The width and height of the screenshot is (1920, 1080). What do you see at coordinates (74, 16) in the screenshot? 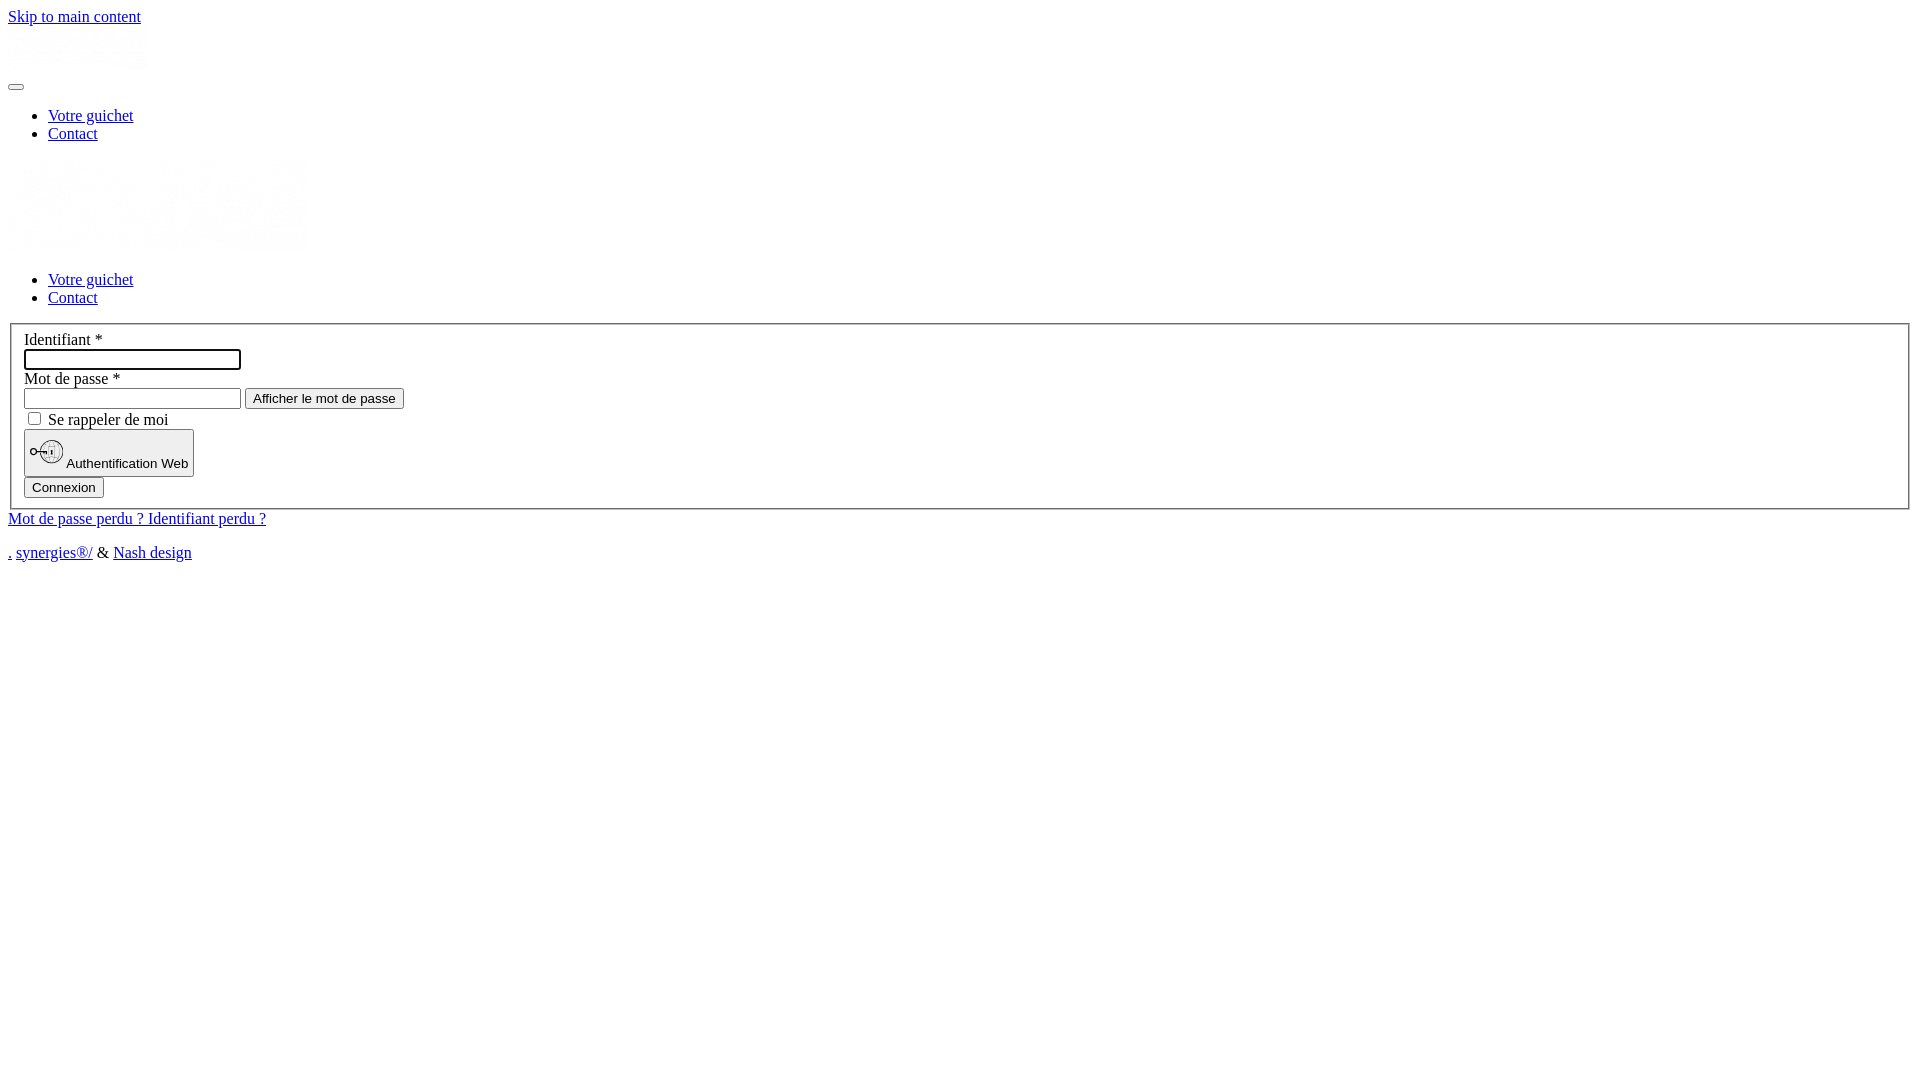
I see `'Skip to main content'` at bounding box center [74, 16].